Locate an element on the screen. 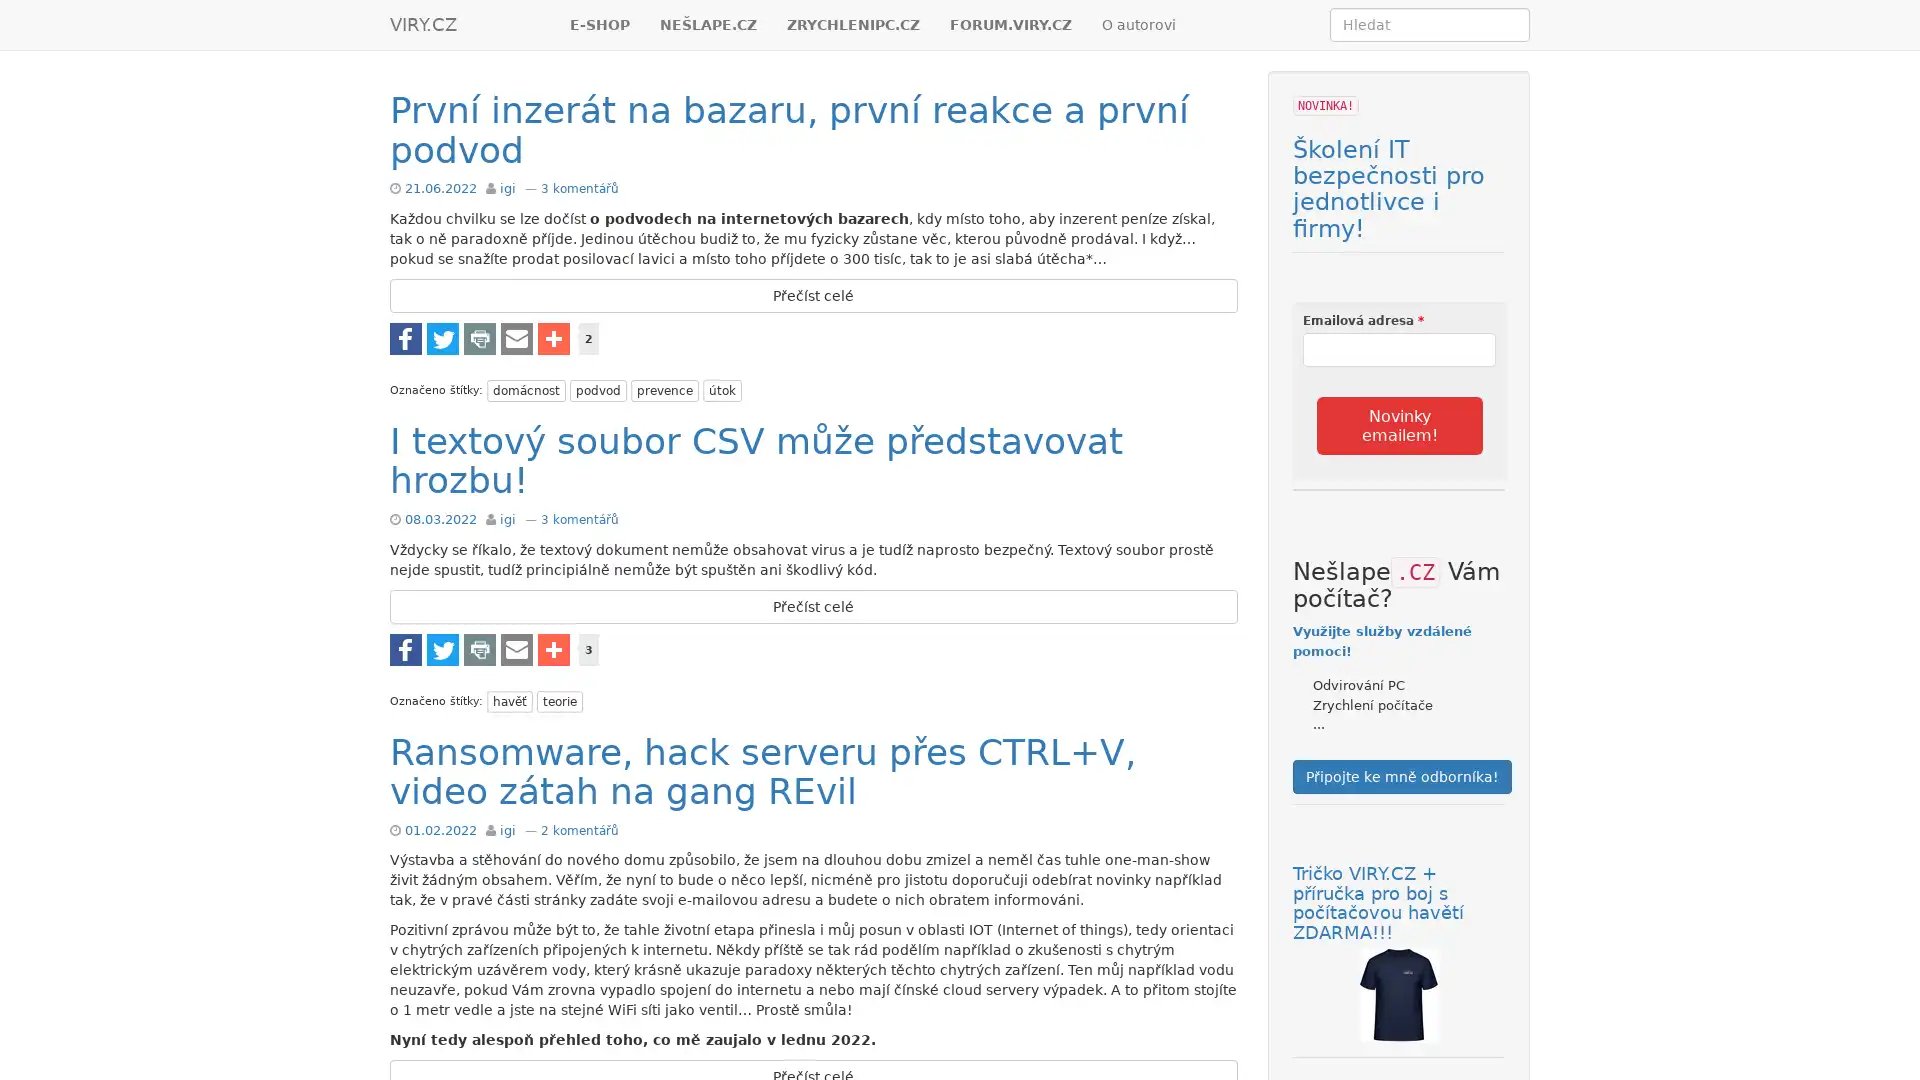 This screenshot has width=1920, height=1080. Share to E-mail is located at coordinates (517, 337).